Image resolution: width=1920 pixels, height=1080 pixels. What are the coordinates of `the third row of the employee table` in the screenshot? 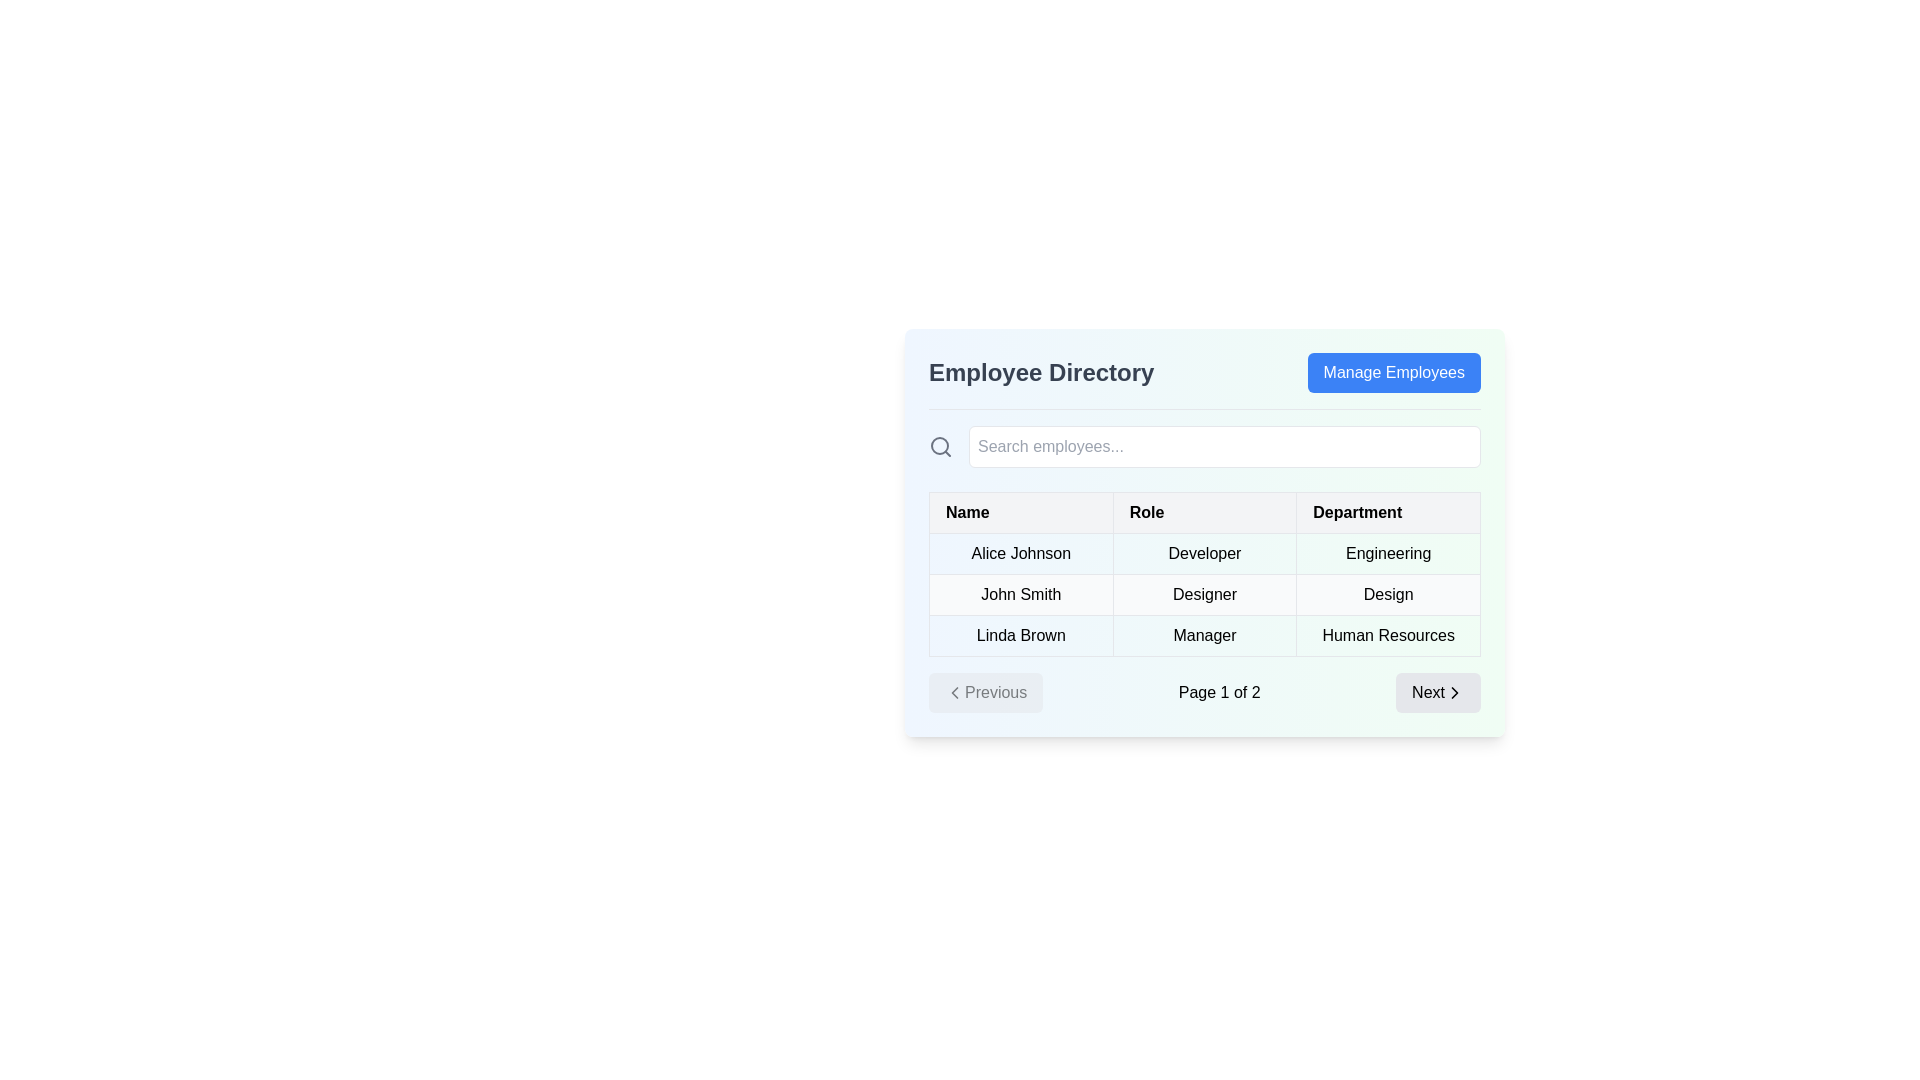 It's located at (1203, 636).